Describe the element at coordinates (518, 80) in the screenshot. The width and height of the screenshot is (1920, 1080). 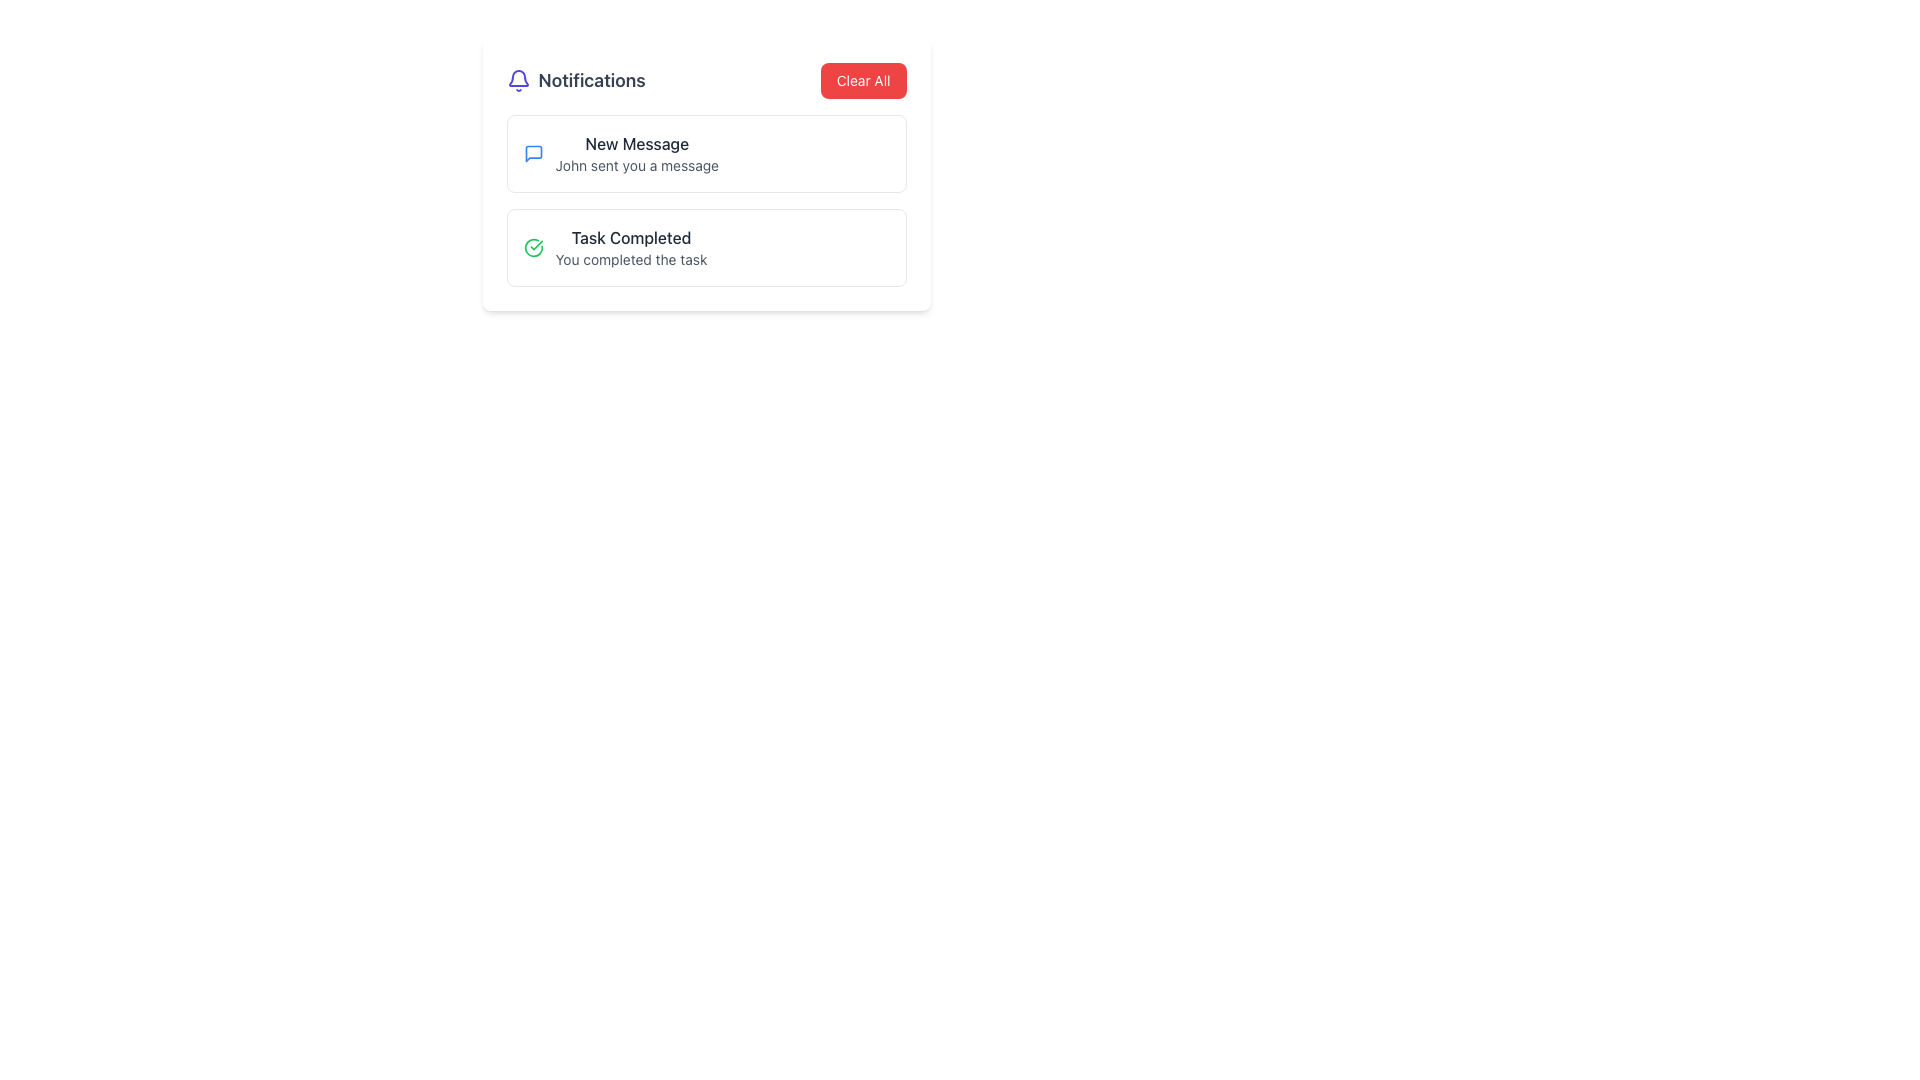
I see `the notification icon located to the left of the 'Notifications' section title` at that location.